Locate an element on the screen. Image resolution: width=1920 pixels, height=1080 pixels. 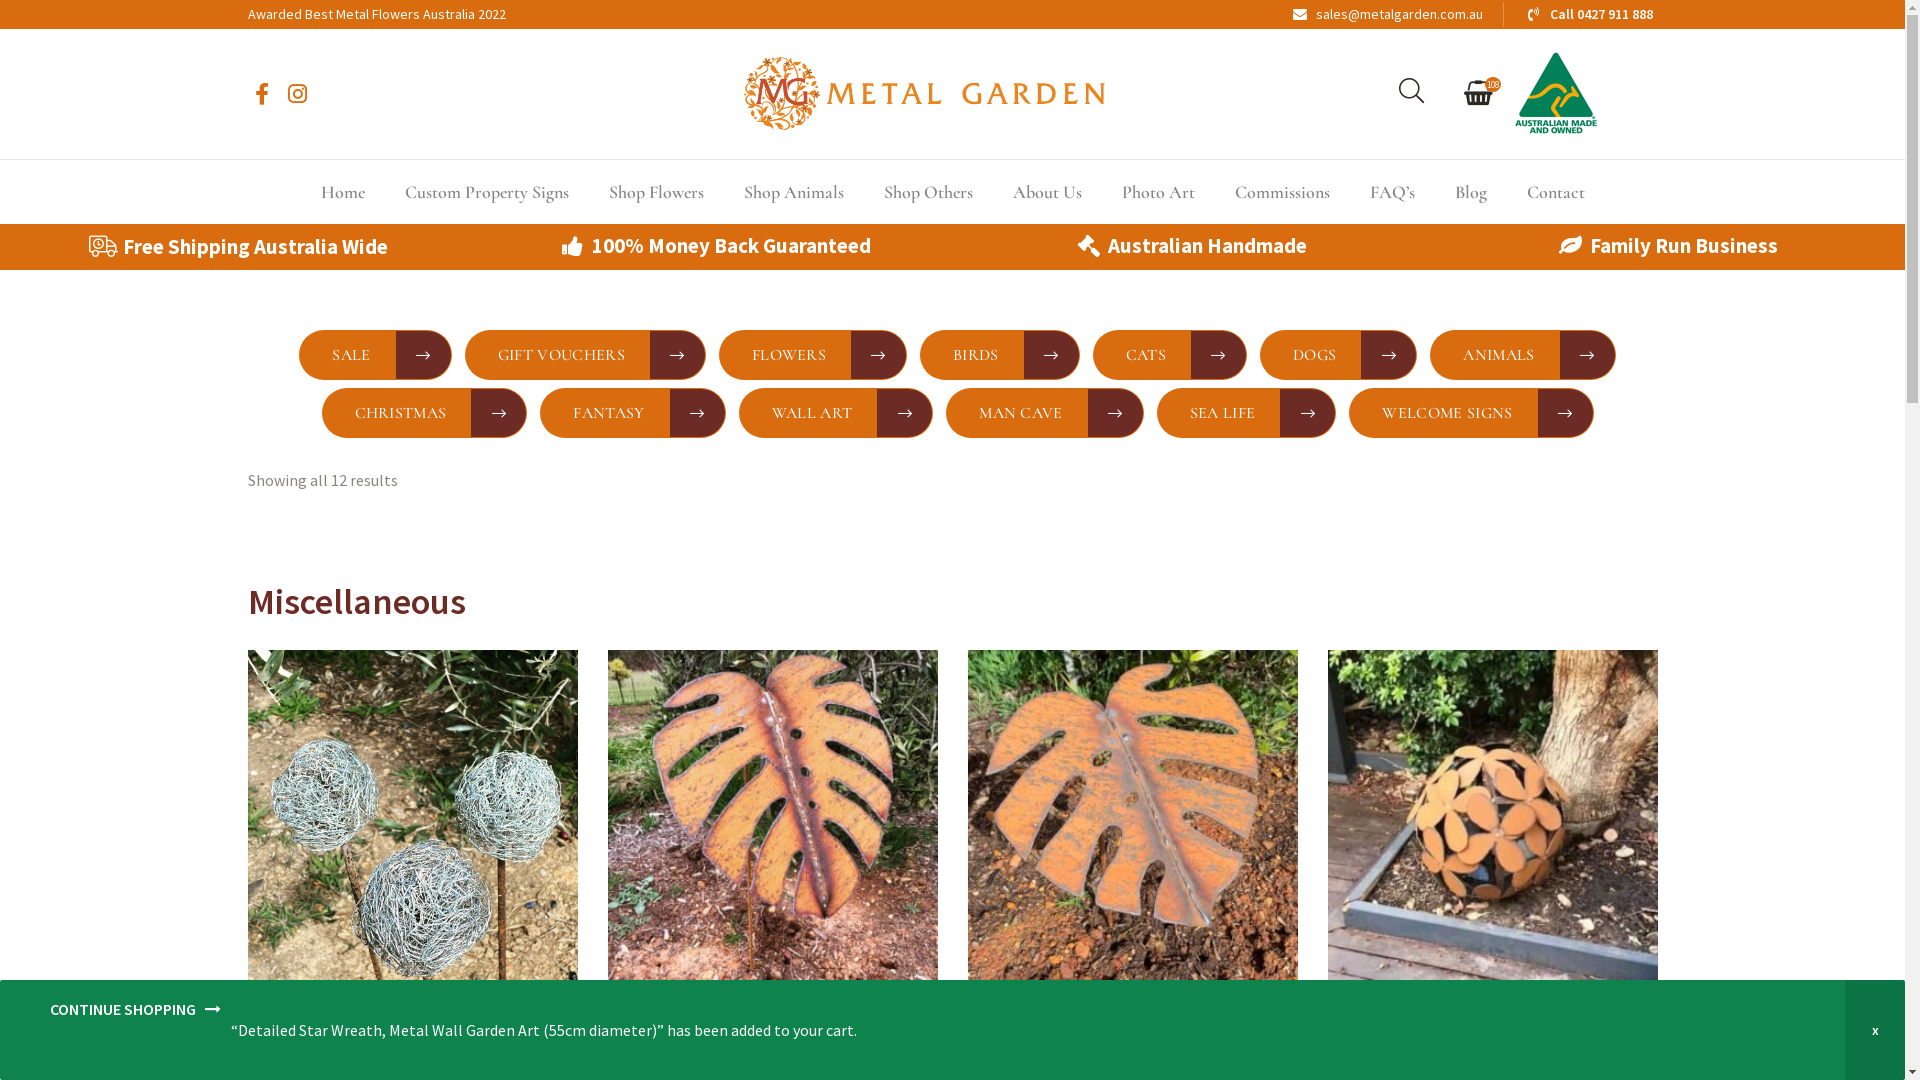
'Call 0427 911 888' is located at coordinates (1522, 14).